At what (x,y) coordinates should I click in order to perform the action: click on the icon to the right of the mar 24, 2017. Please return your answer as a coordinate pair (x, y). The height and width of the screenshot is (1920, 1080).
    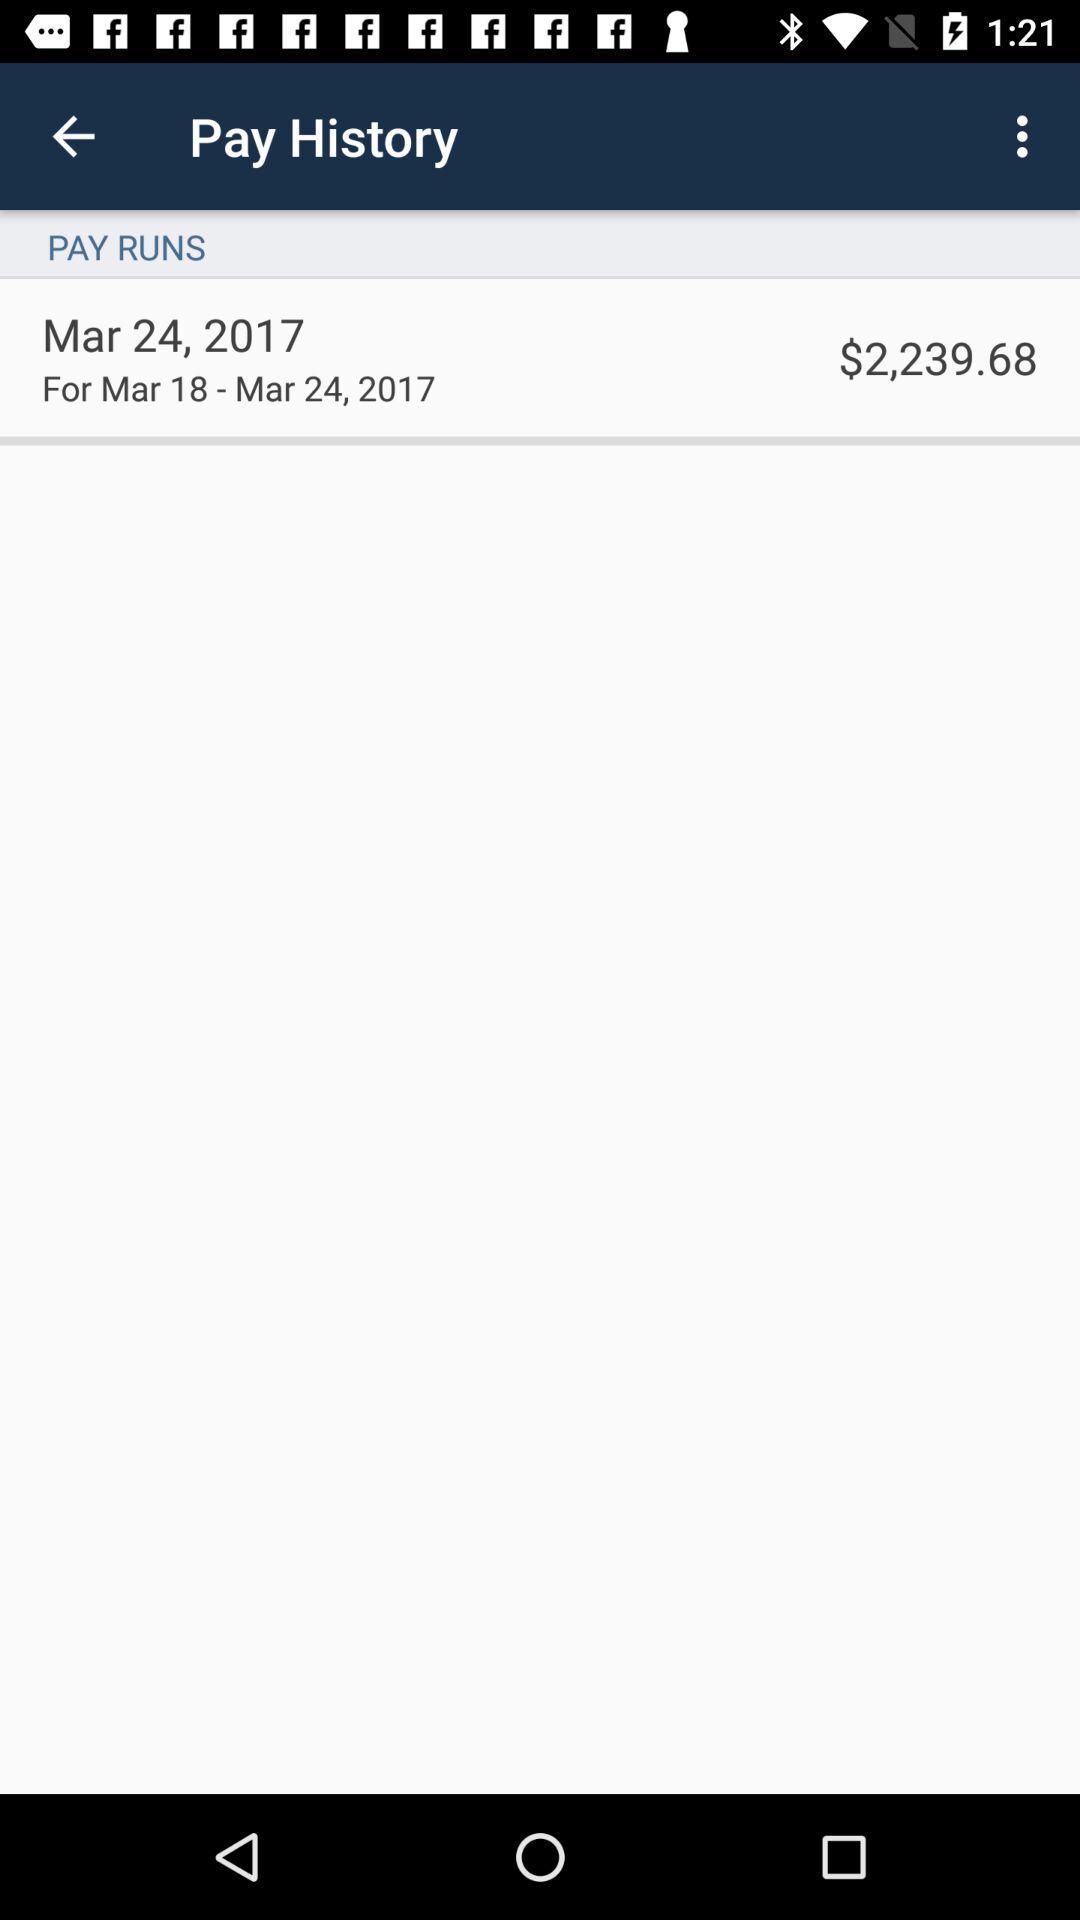
    Looking at the image, I should click on (938, 357).